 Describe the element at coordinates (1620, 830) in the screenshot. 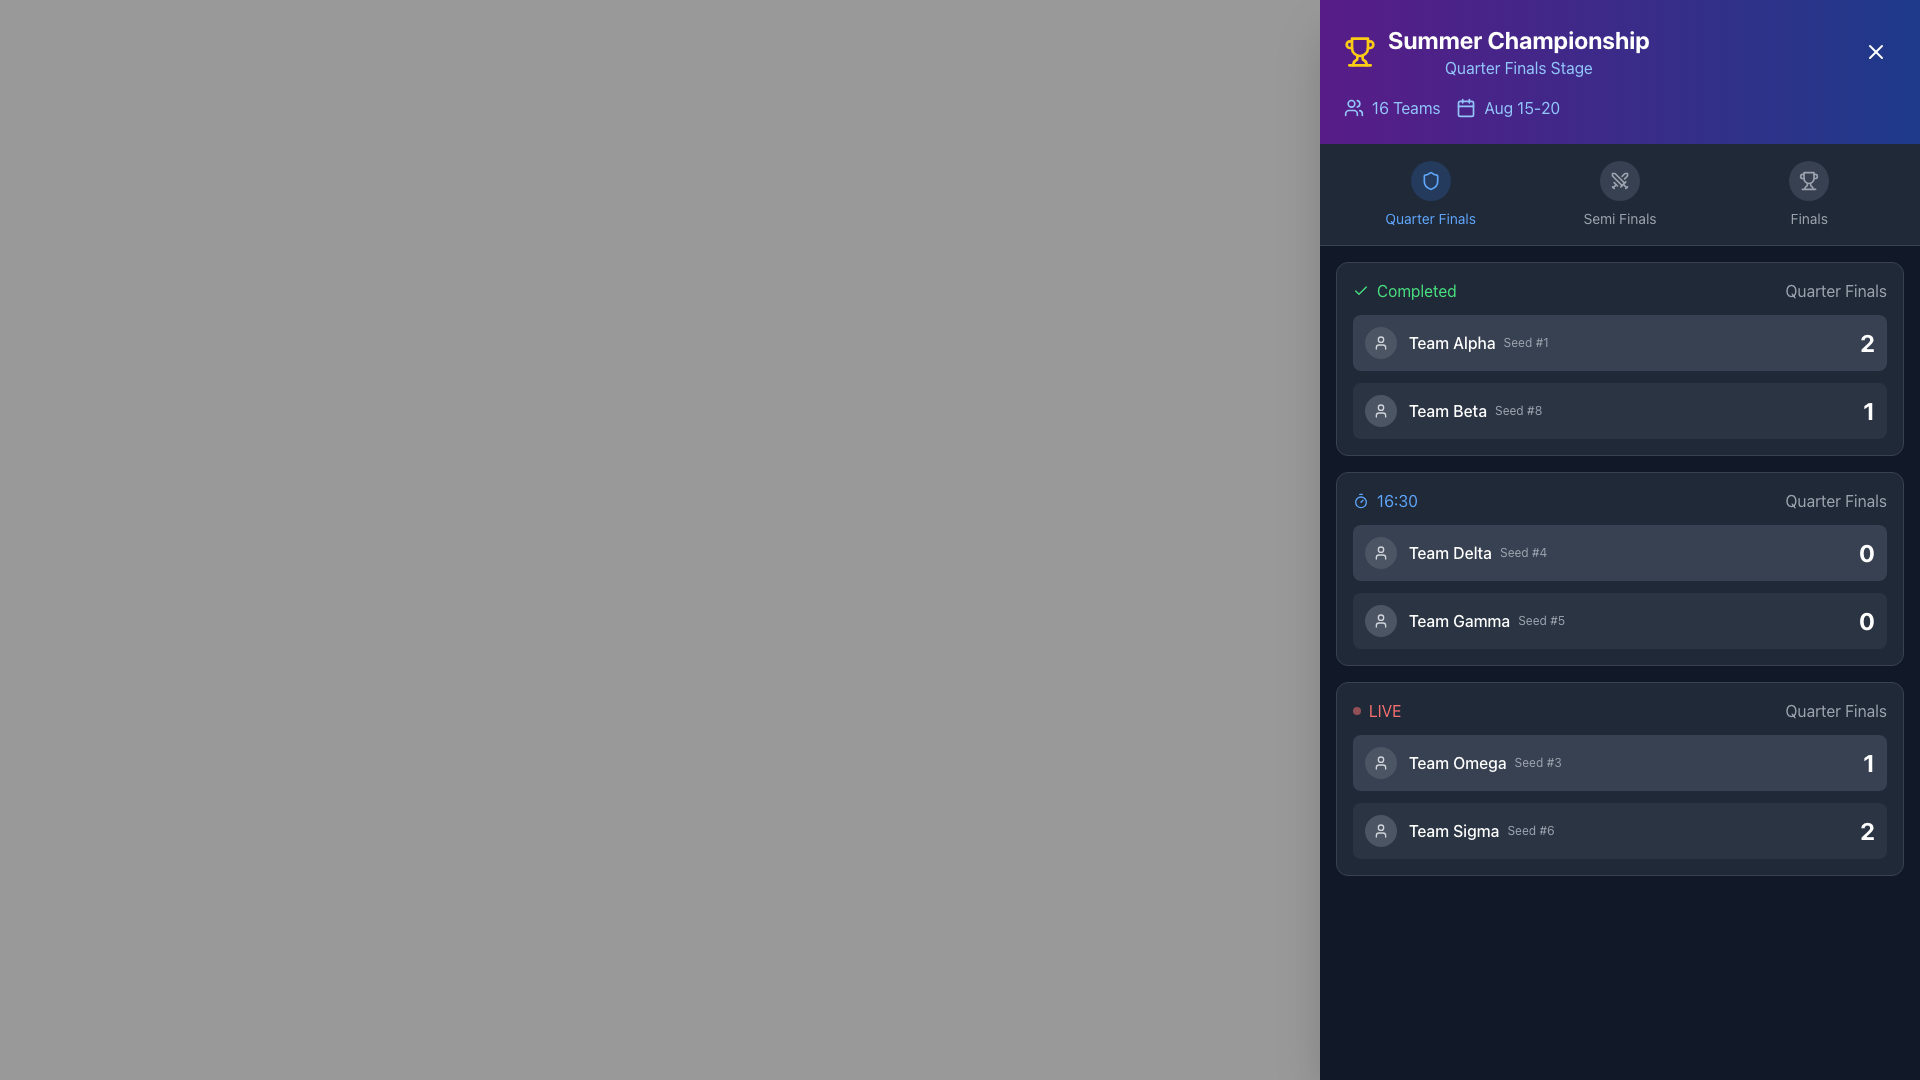

I see `the second card in the 'LIVE' list labeled 'Team Sigma', which features a dark gray background, rounded corners, and displays the score '2' on the right` at that location.